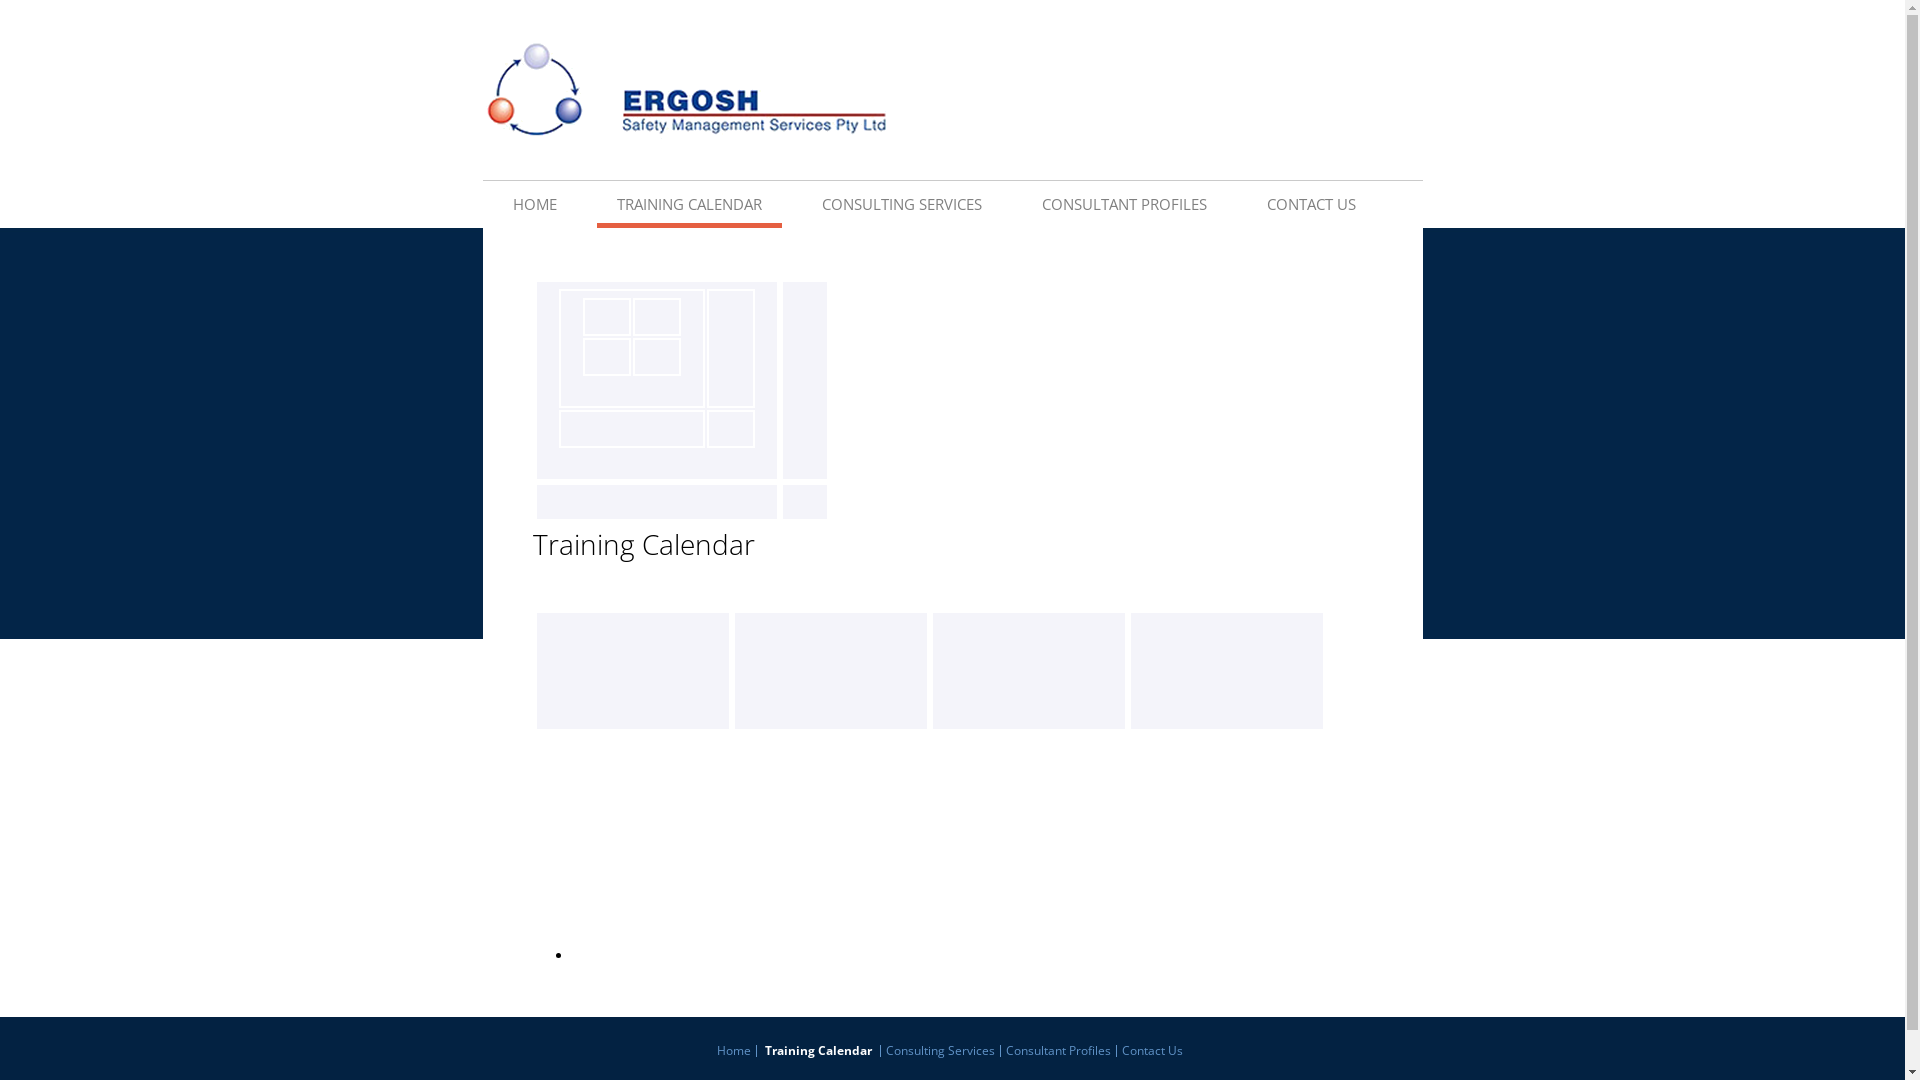  Describe the element at coordinates (688, 201) in the screenshot. I see `'TRAINING CALENDAR'` at that location.